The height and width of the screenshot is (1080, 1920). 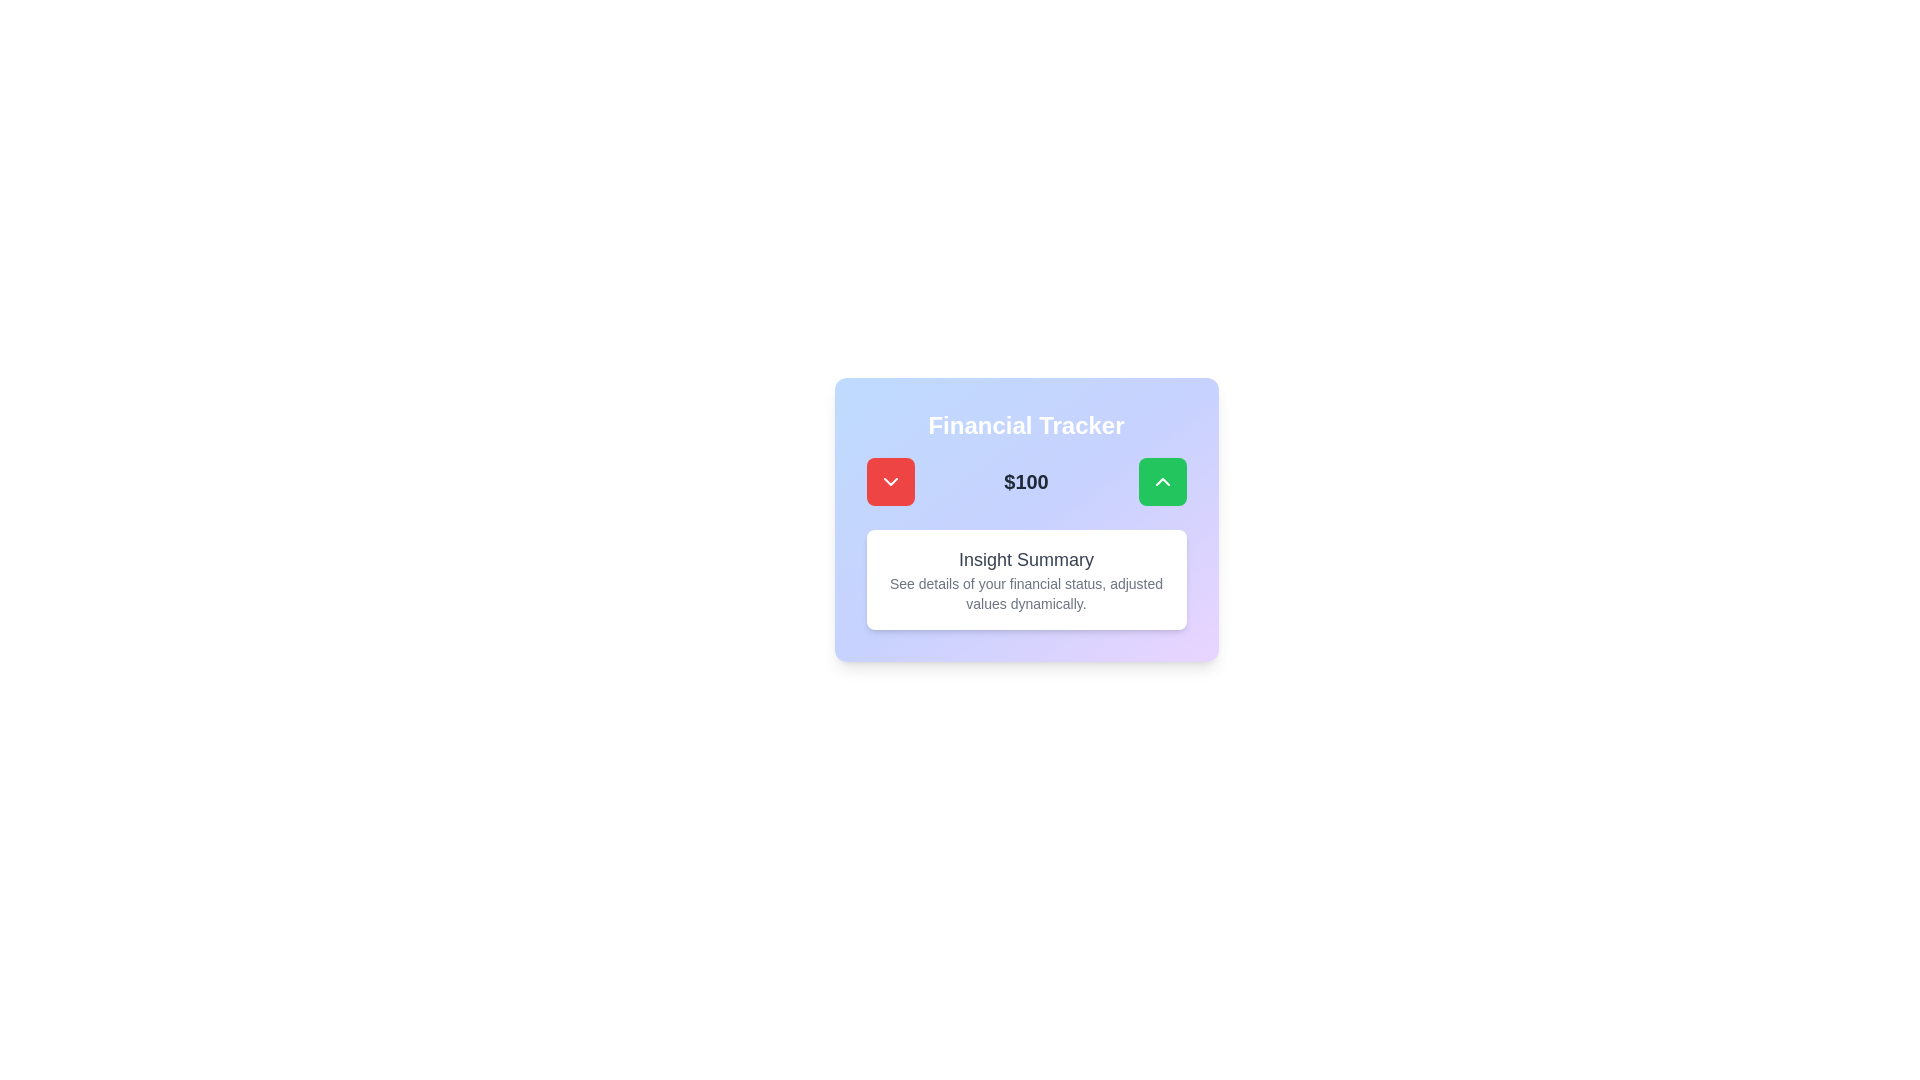 What do you see at coordinates (1026, 482) in the screenshot?
I see `the Text label displaying the current financial value of '$100', which is located centrally beneath 'Financial Tracker' and above 'Insight Summary', flanked by a red button on the left and a green button on the right` at bounding box center [1026, 482].